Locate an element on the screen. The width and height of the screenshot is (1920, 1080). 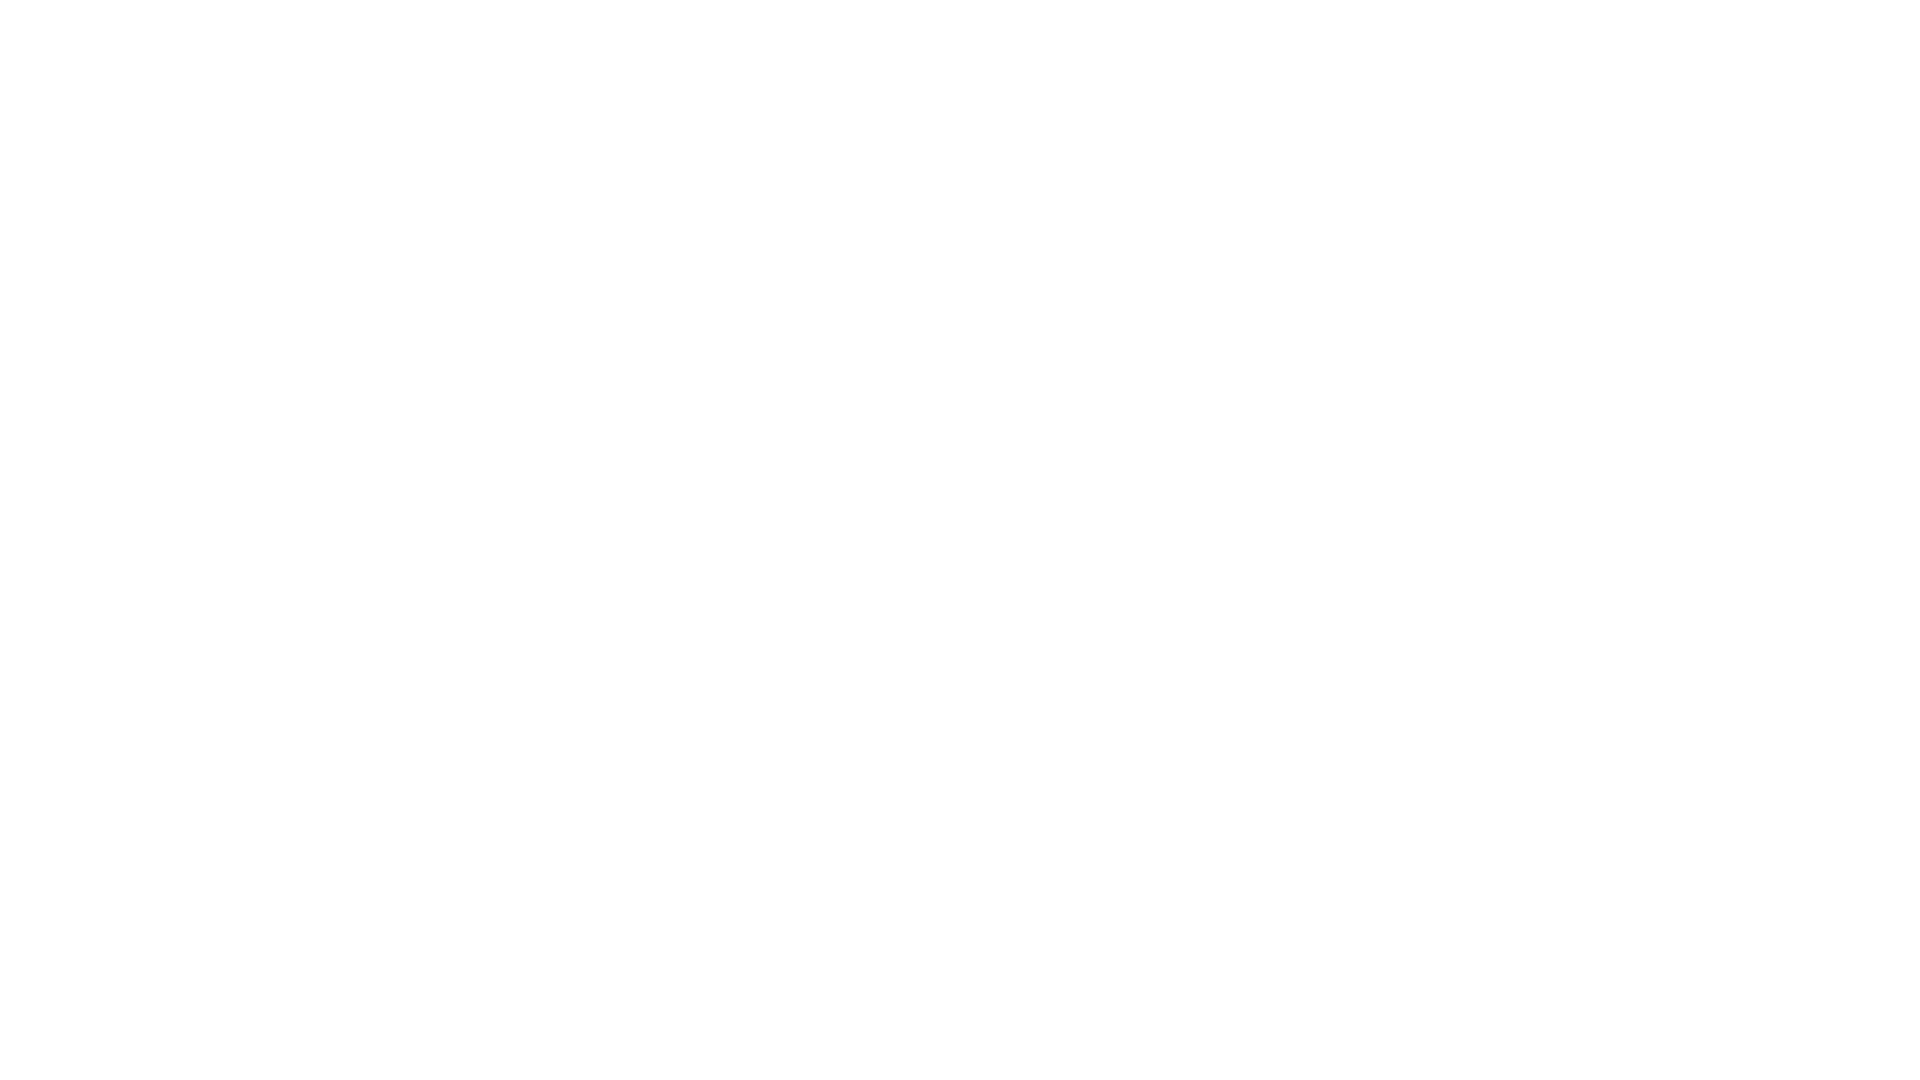
LOGIN is located at coordinates (1555, 56).